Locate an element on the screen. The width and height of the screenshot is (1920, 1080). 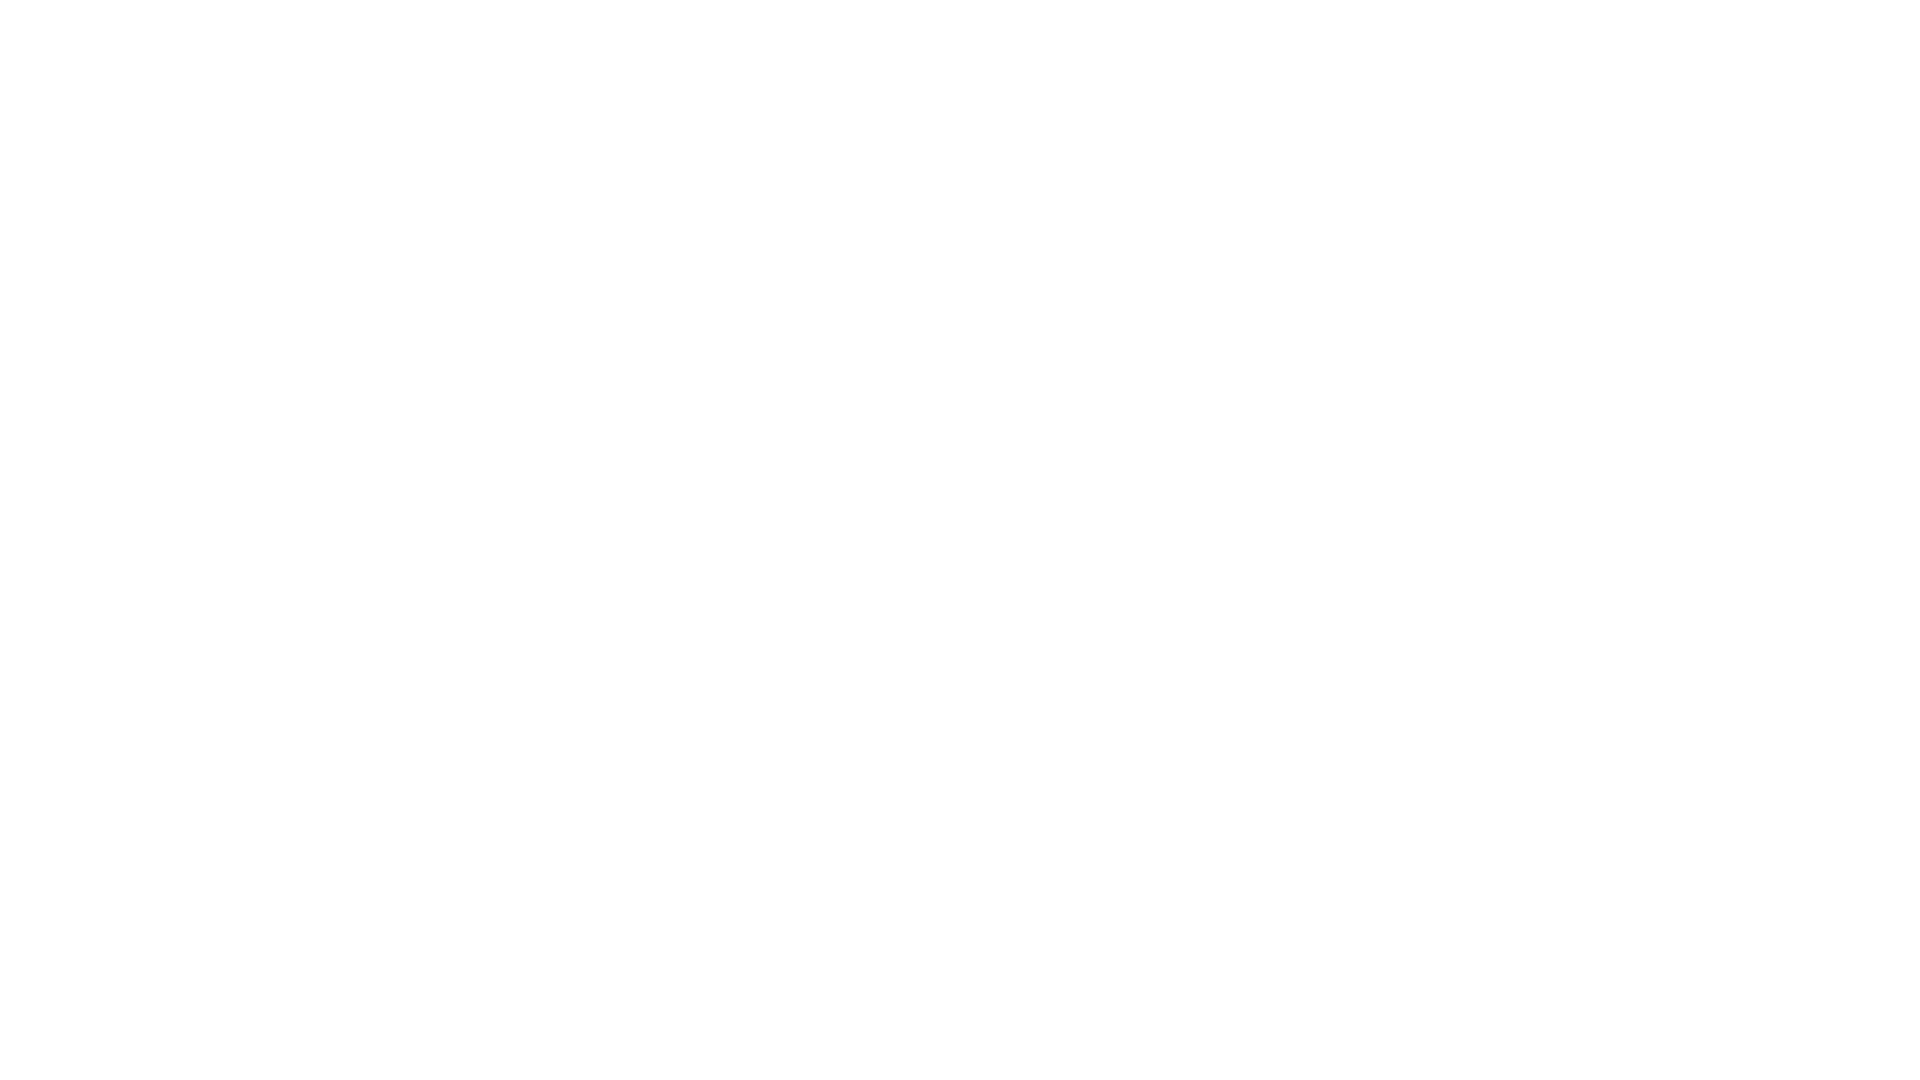
LOGIN is located at coordinates (1555, 56).